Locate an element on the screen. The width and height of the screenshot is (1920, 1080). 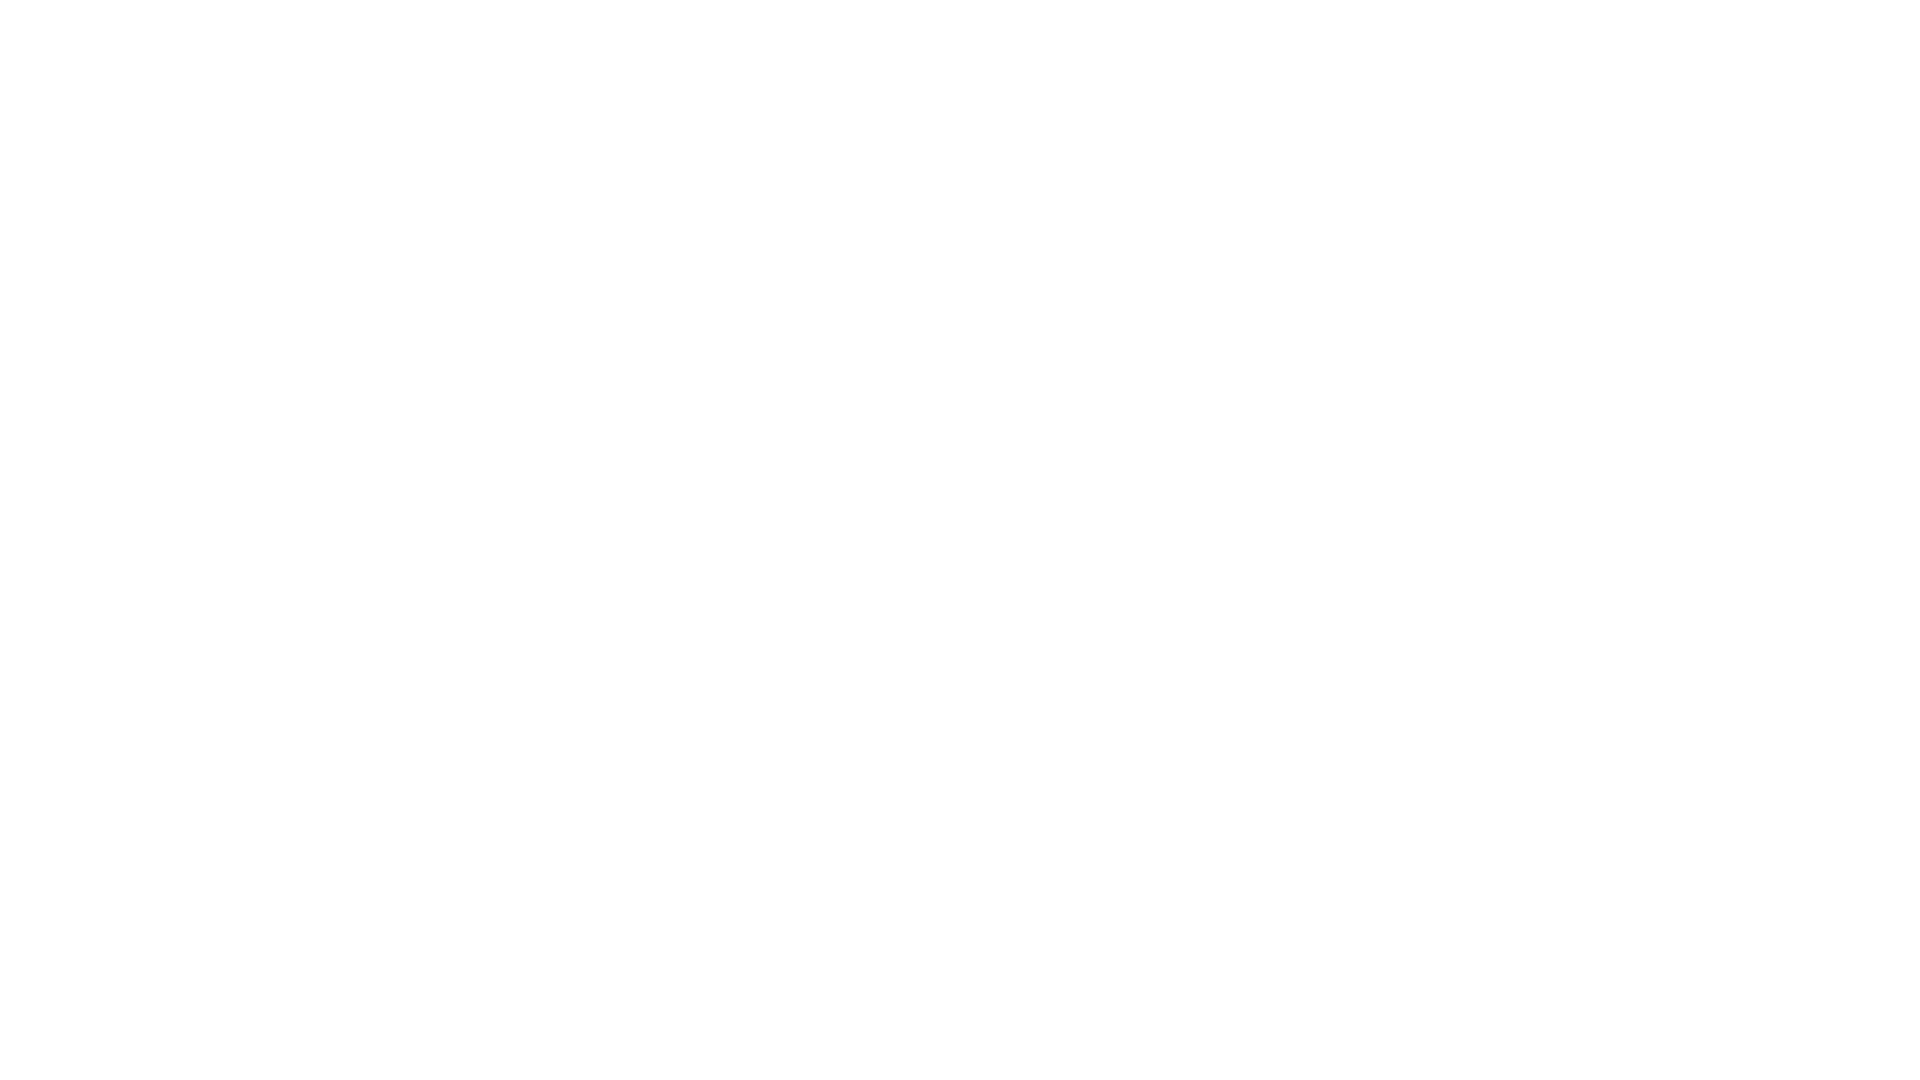
LOGIN is located at coordinates (1555, 56).